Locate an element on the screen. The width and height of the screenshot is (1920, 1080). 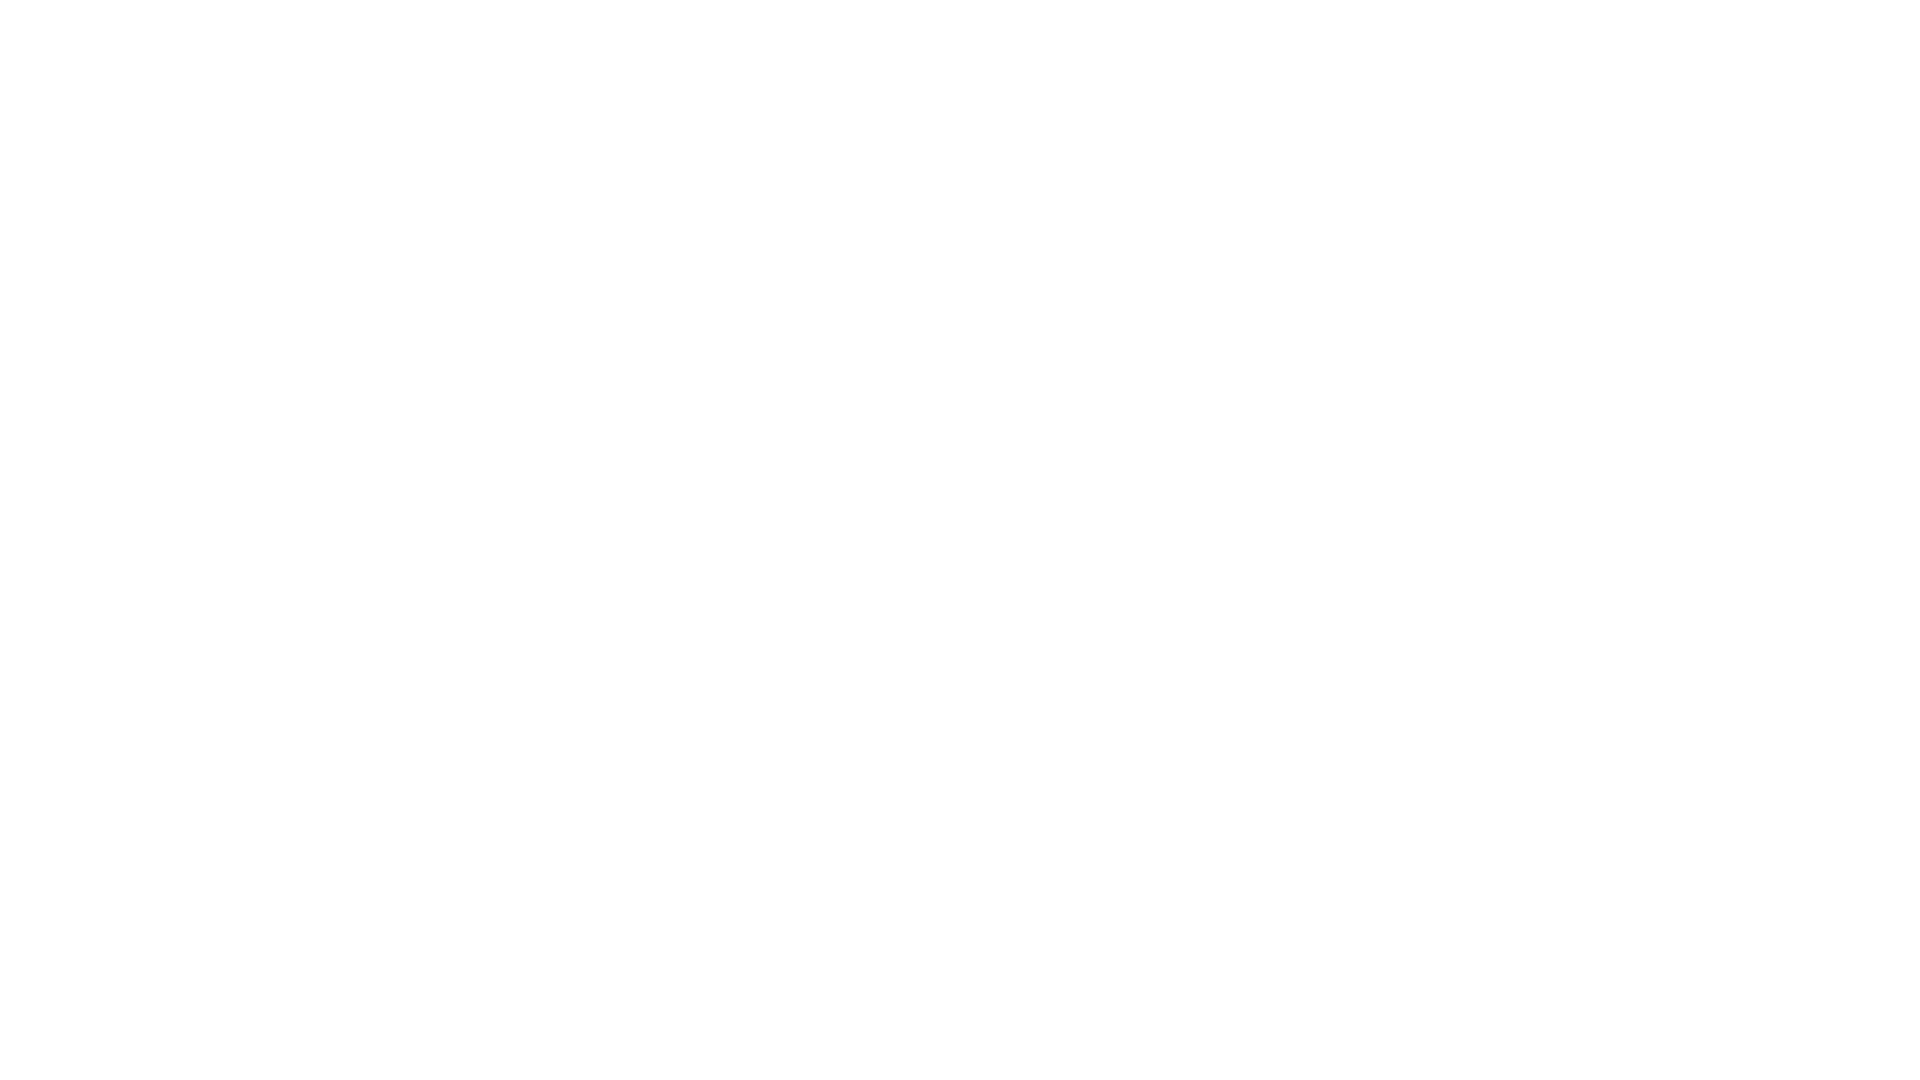
LOGIN is located at coordinates (1555, 56).